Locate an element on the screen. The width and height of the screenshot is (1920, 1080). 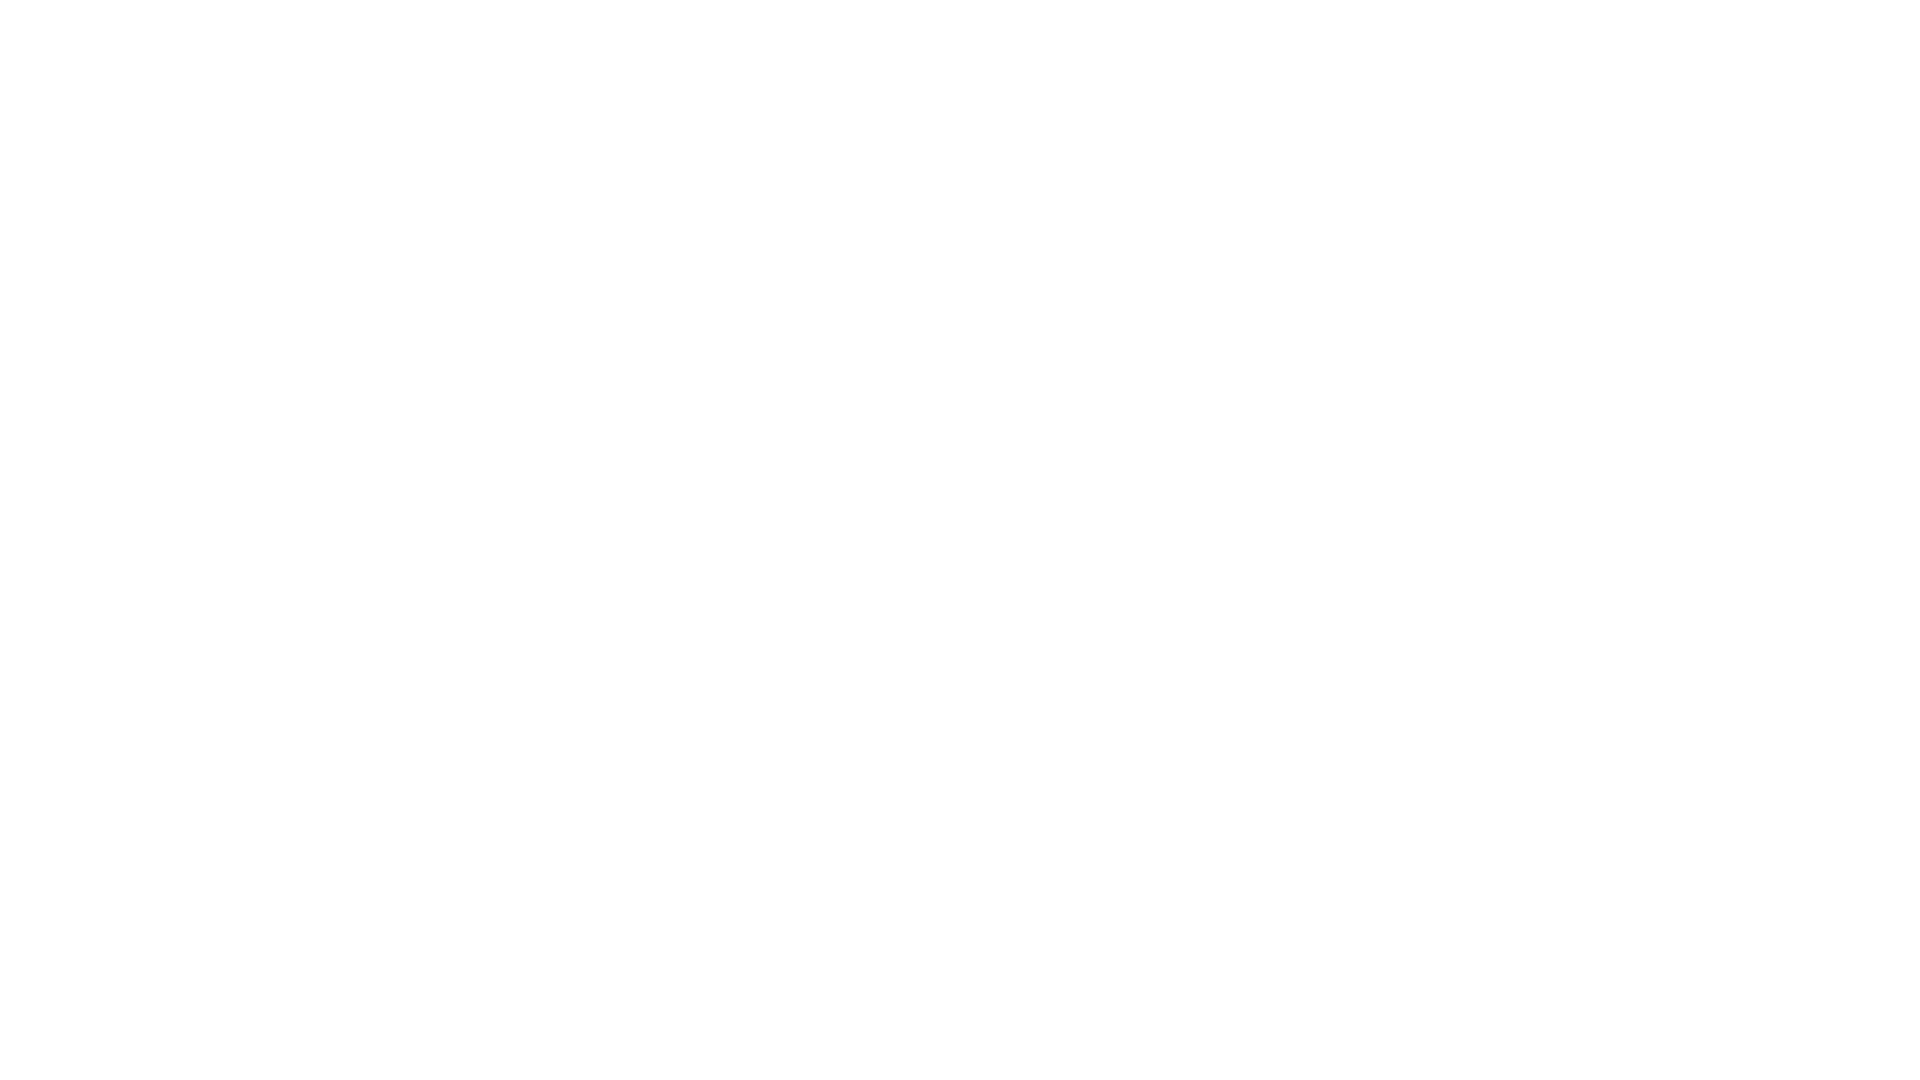
LOGIN is located at coordinates (1555, 56).